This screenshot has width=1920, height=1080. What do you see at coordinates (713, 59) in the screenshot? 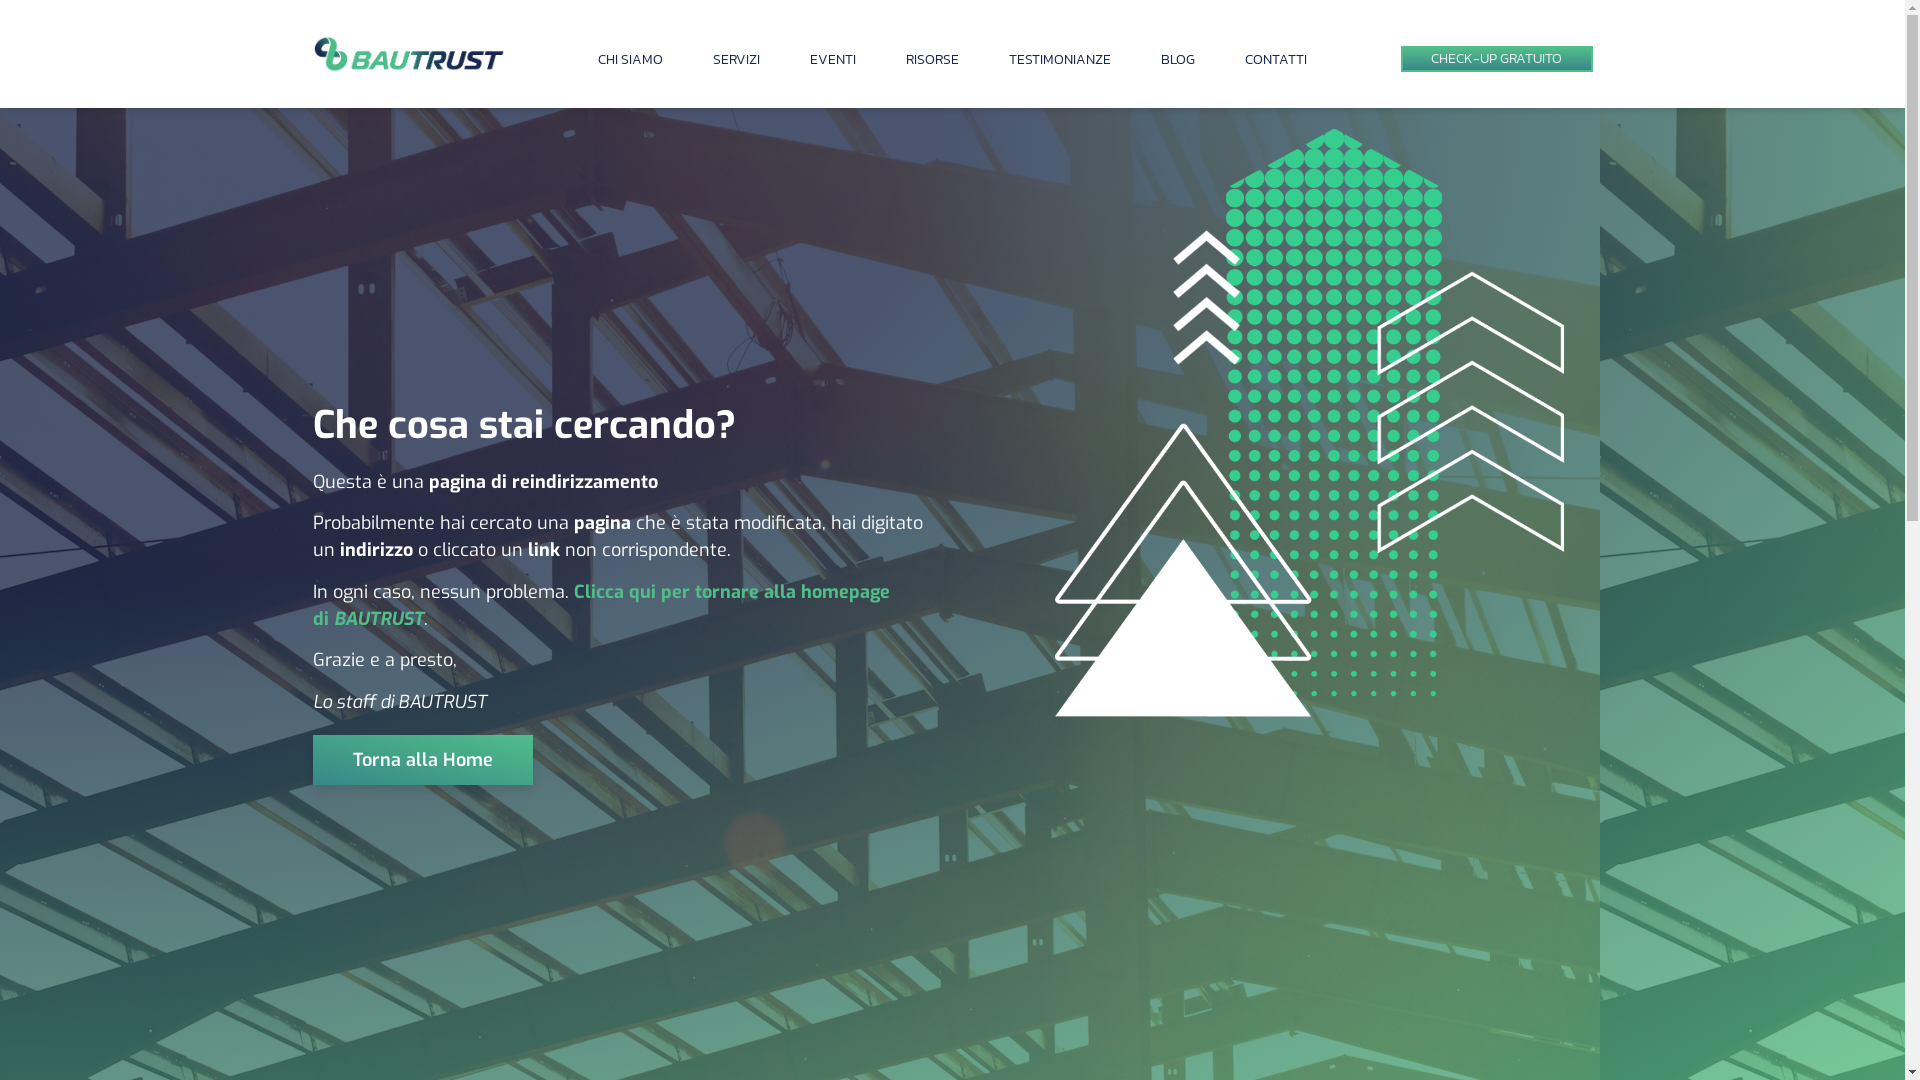
I see `'SERVIZI'` at bounding box center [713, 59].